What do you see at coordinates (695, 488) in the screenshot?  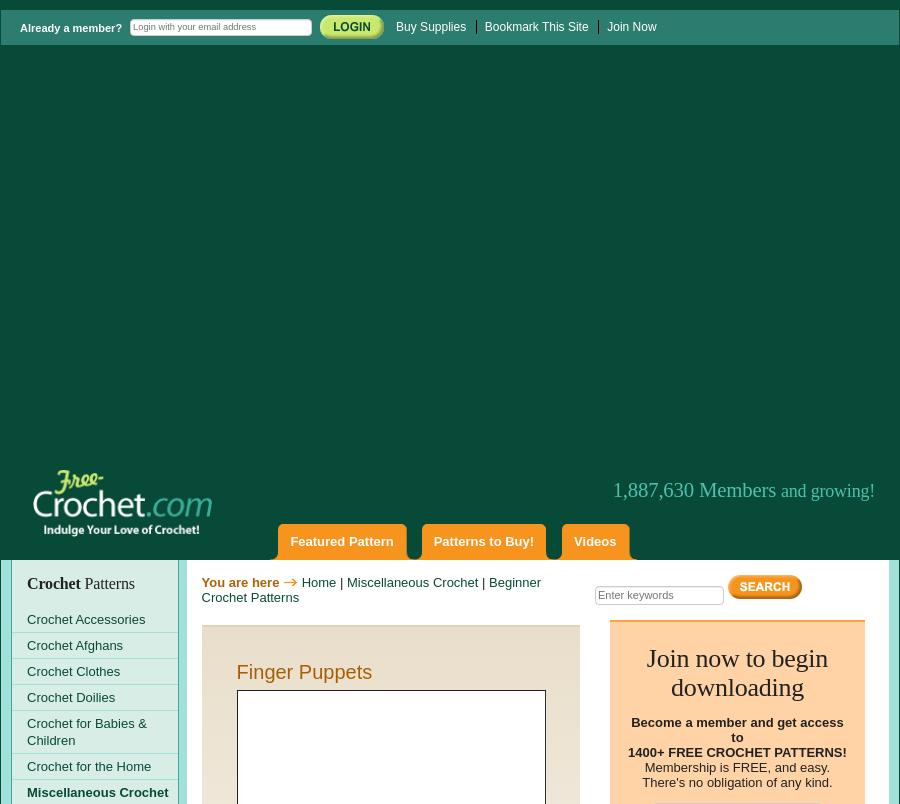 I see `'1,887,630 Members'` at bounding box center [695, 488].